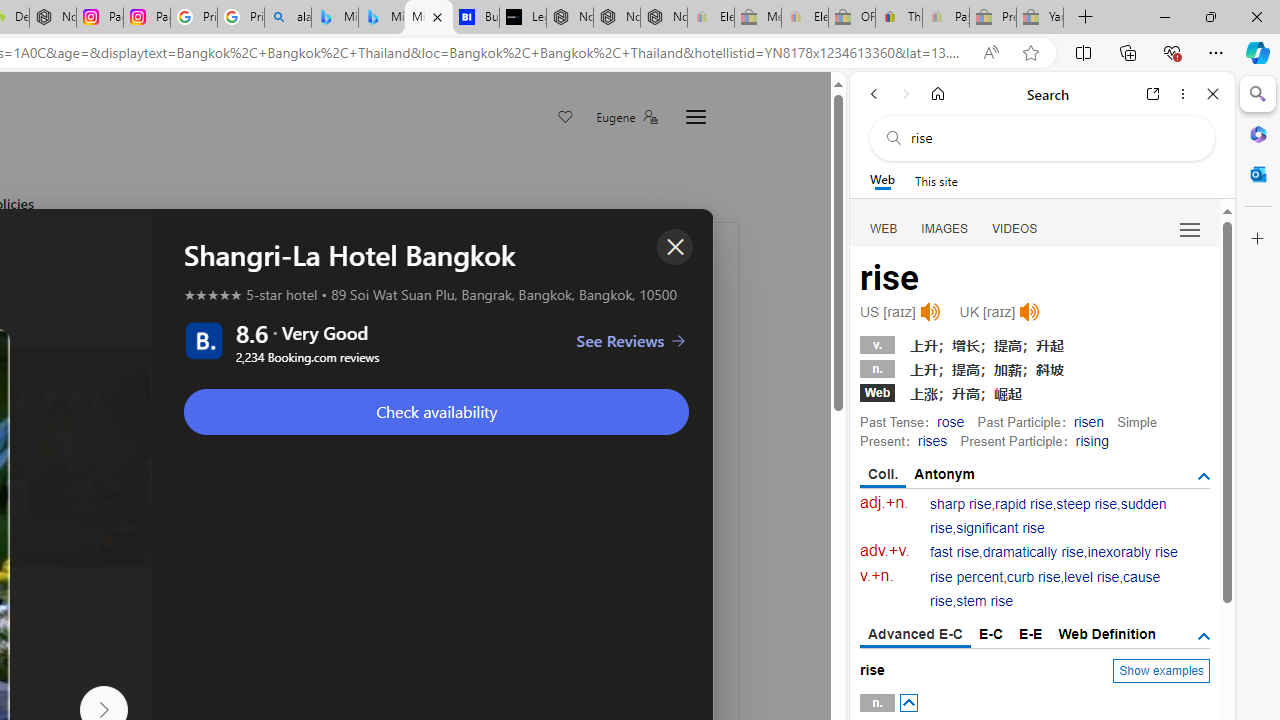  What do you see at coordinates (1032, 552) in the screenshot?
I see `'dramatically rise'` at bounding box center [1032, 552].